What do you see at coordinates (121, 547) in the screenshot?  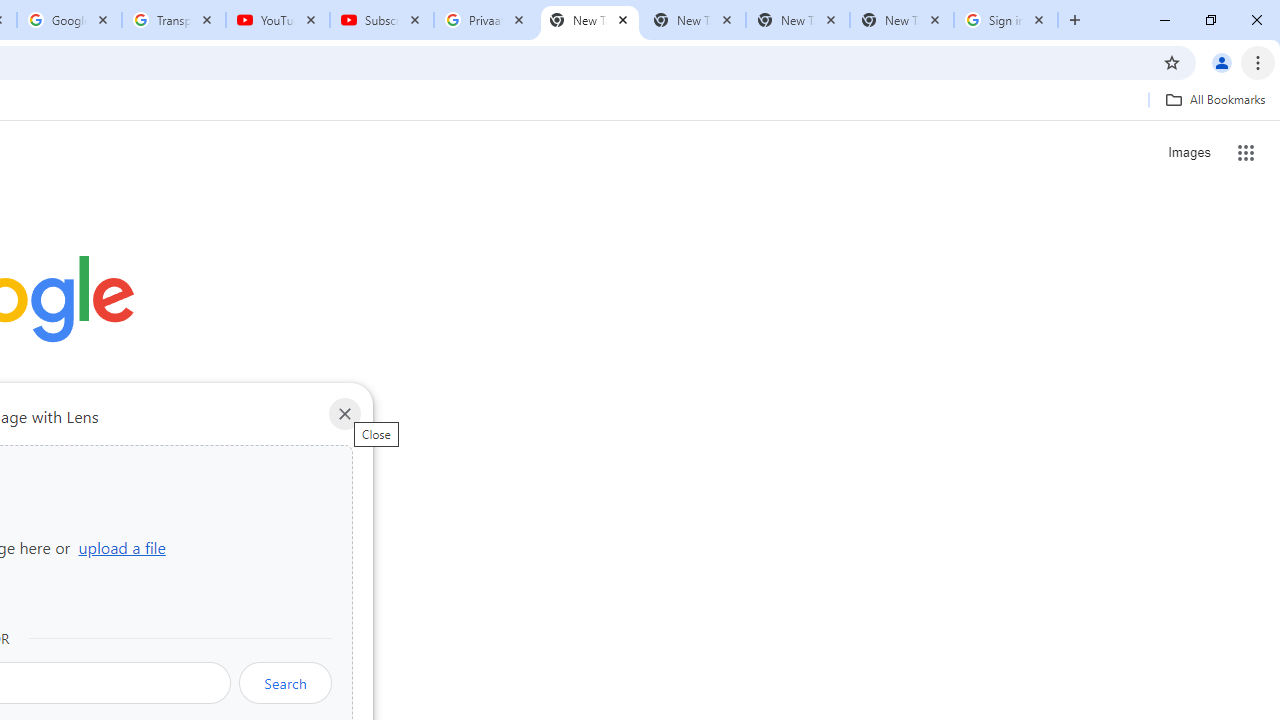 I see `'upload a file'` at bounding box center [121, 547].